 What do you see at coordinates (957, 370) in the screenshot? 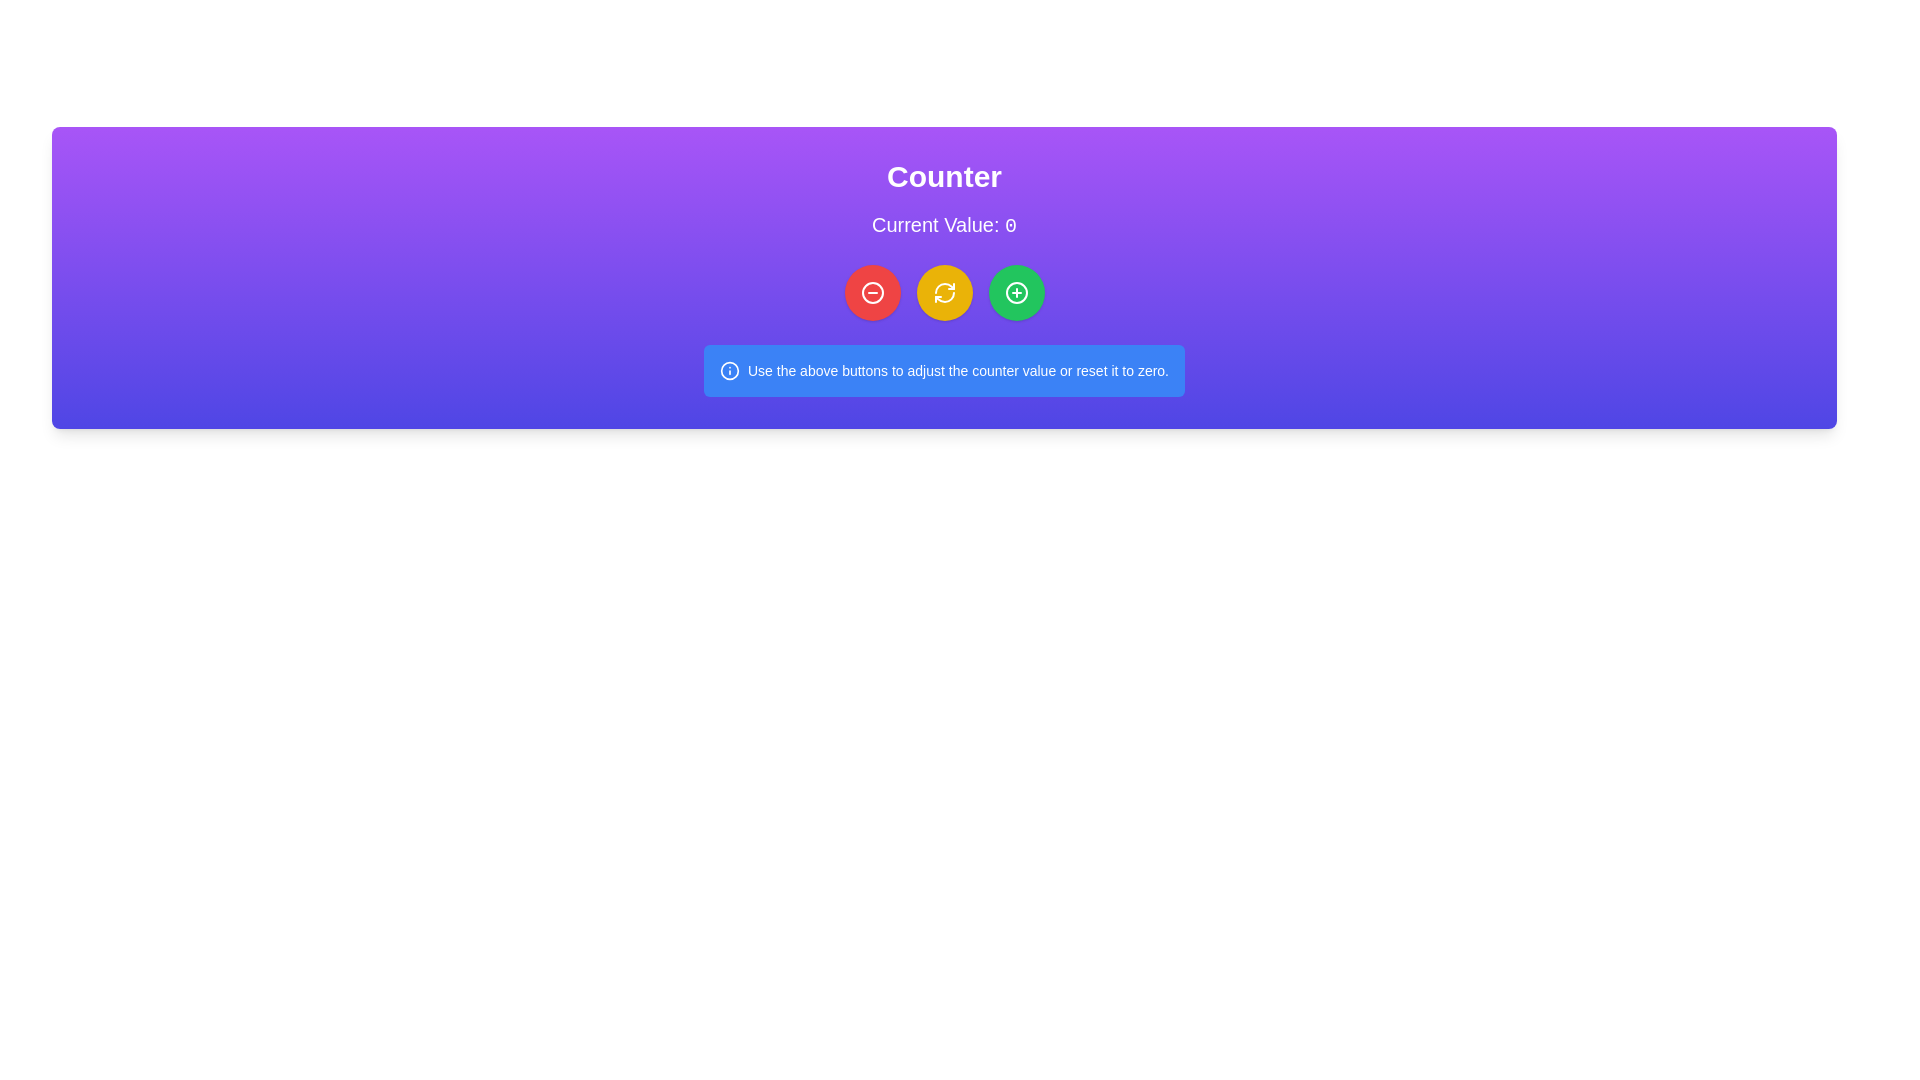
I see `the static text element that instructs to 'Use the above buttons to adjust the counter value or reset it to zero', which is styled in white text on a blue background and located below three circular buttons` at bounding box center [957, 370].